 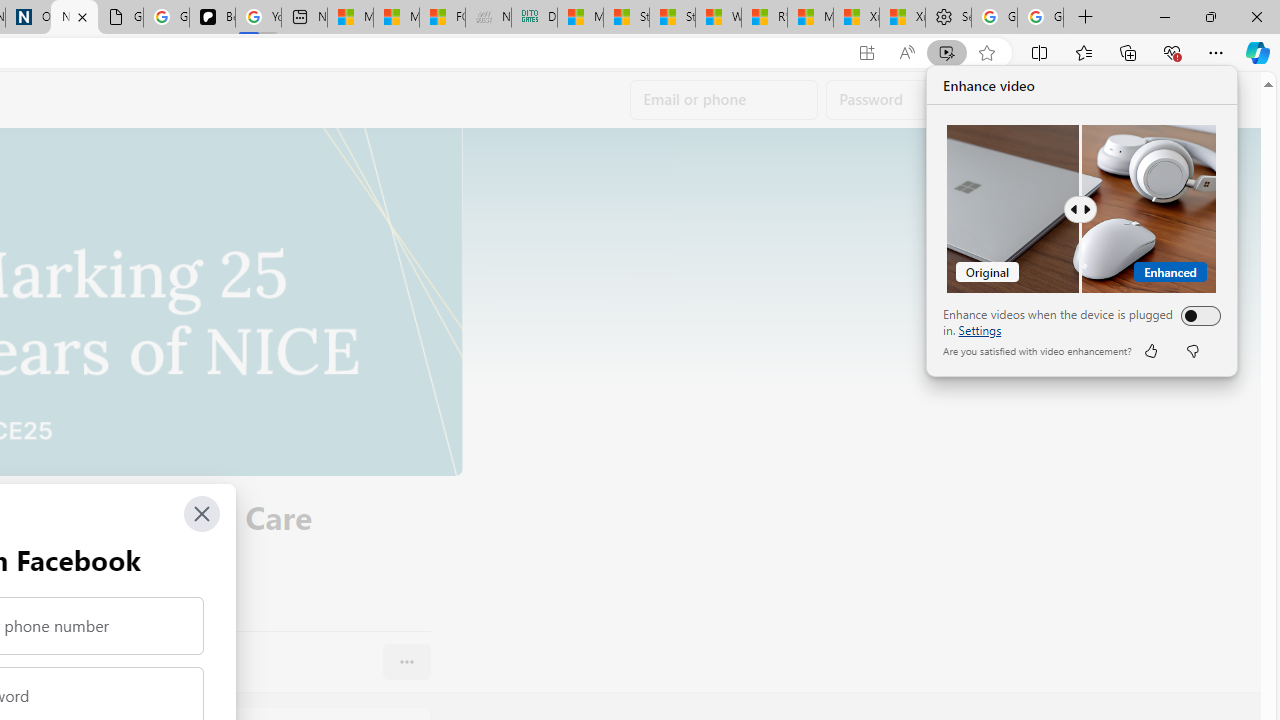 I want to click on 'FOX News - MSN', so click(x=441, y=17).